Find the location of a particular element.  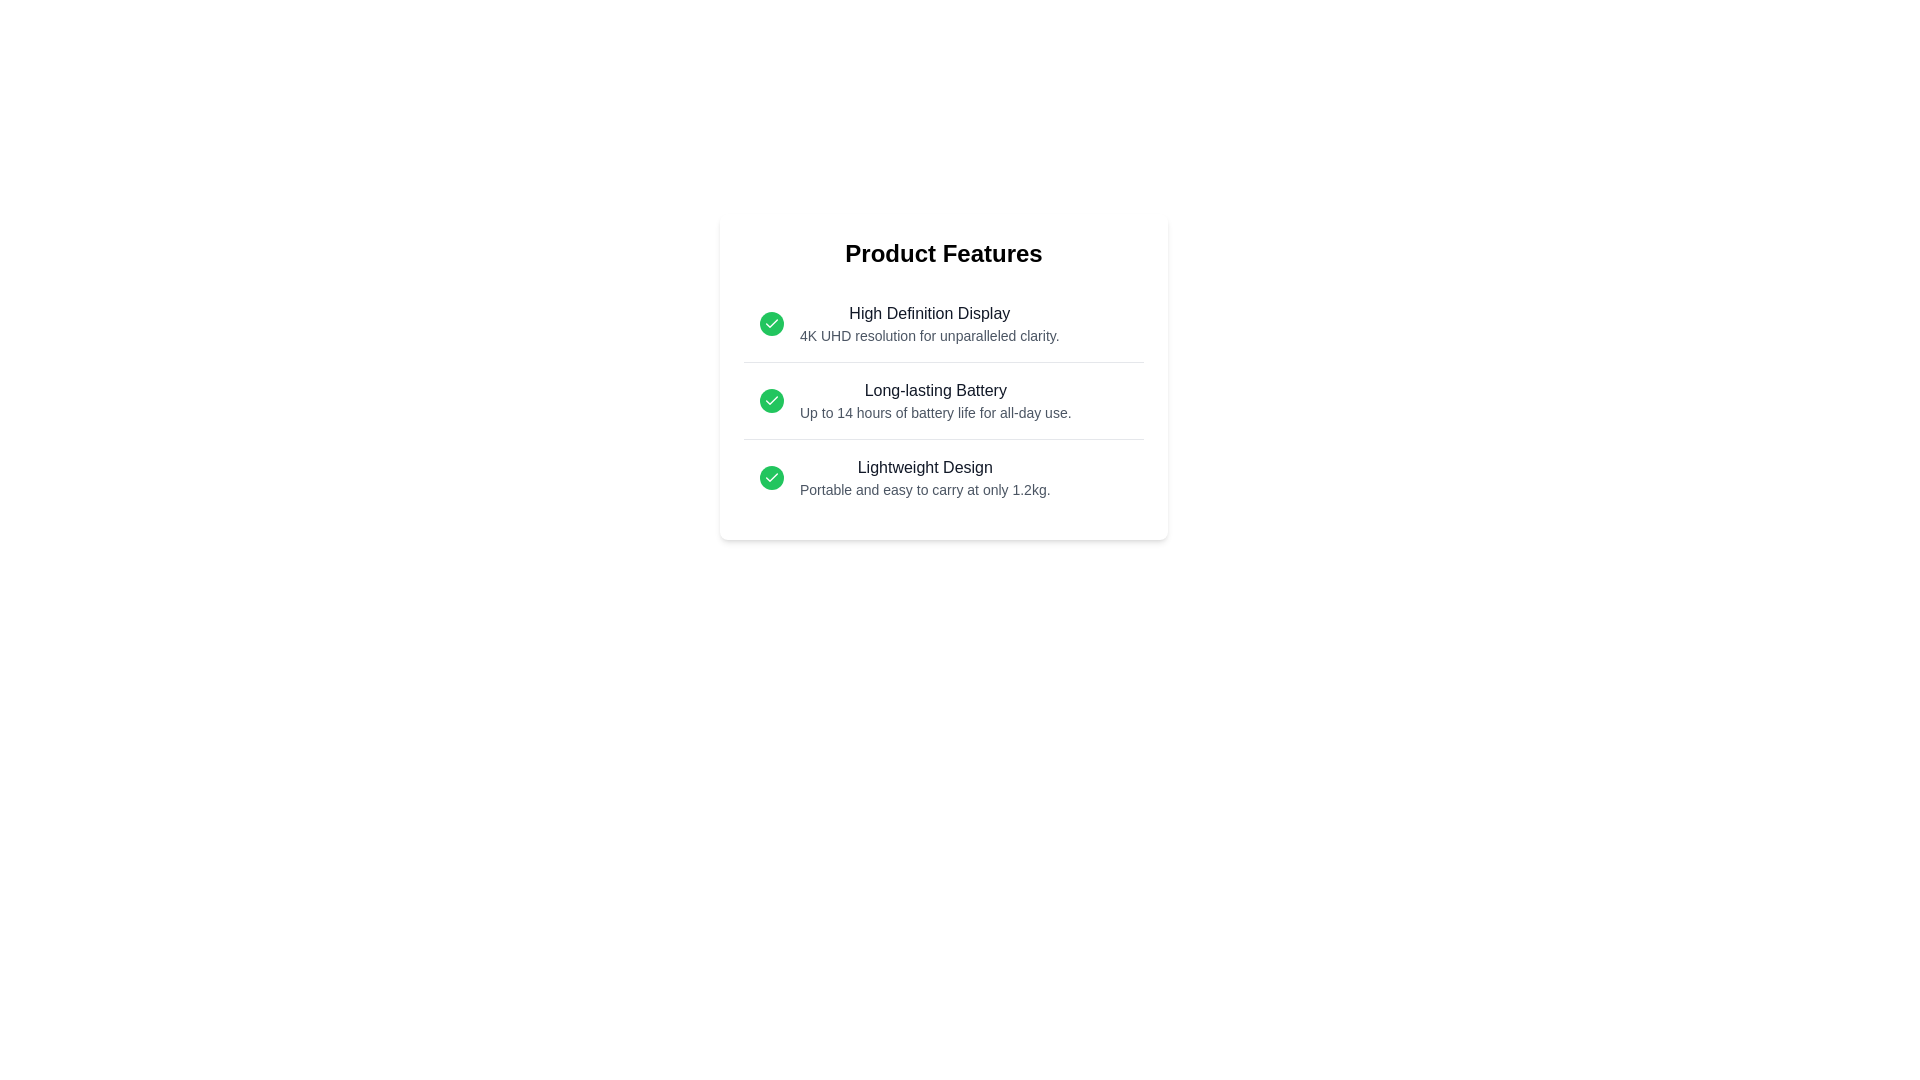

the checkmark icon for the feature Long-lasting Battery is located at coordinates (771, 401).